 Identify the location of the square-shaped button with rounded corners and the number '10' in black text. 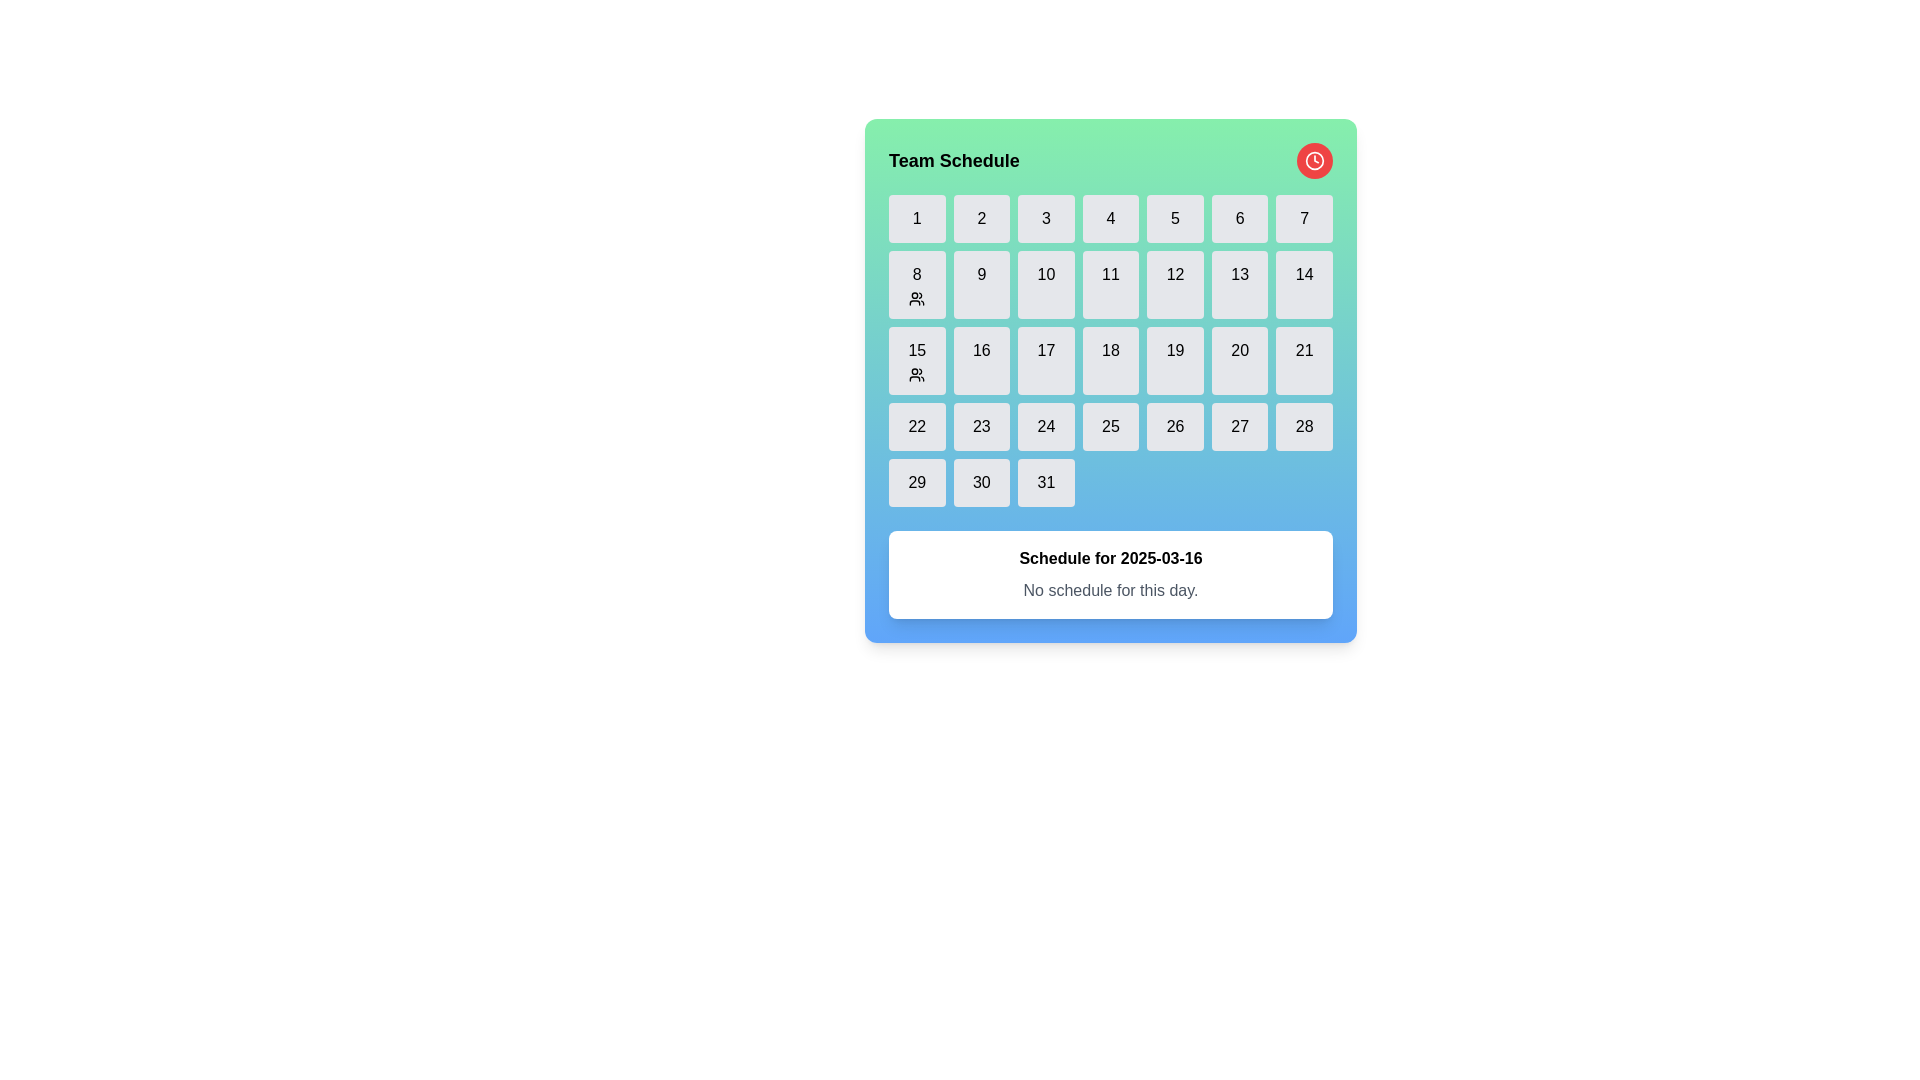
(1045, 285).